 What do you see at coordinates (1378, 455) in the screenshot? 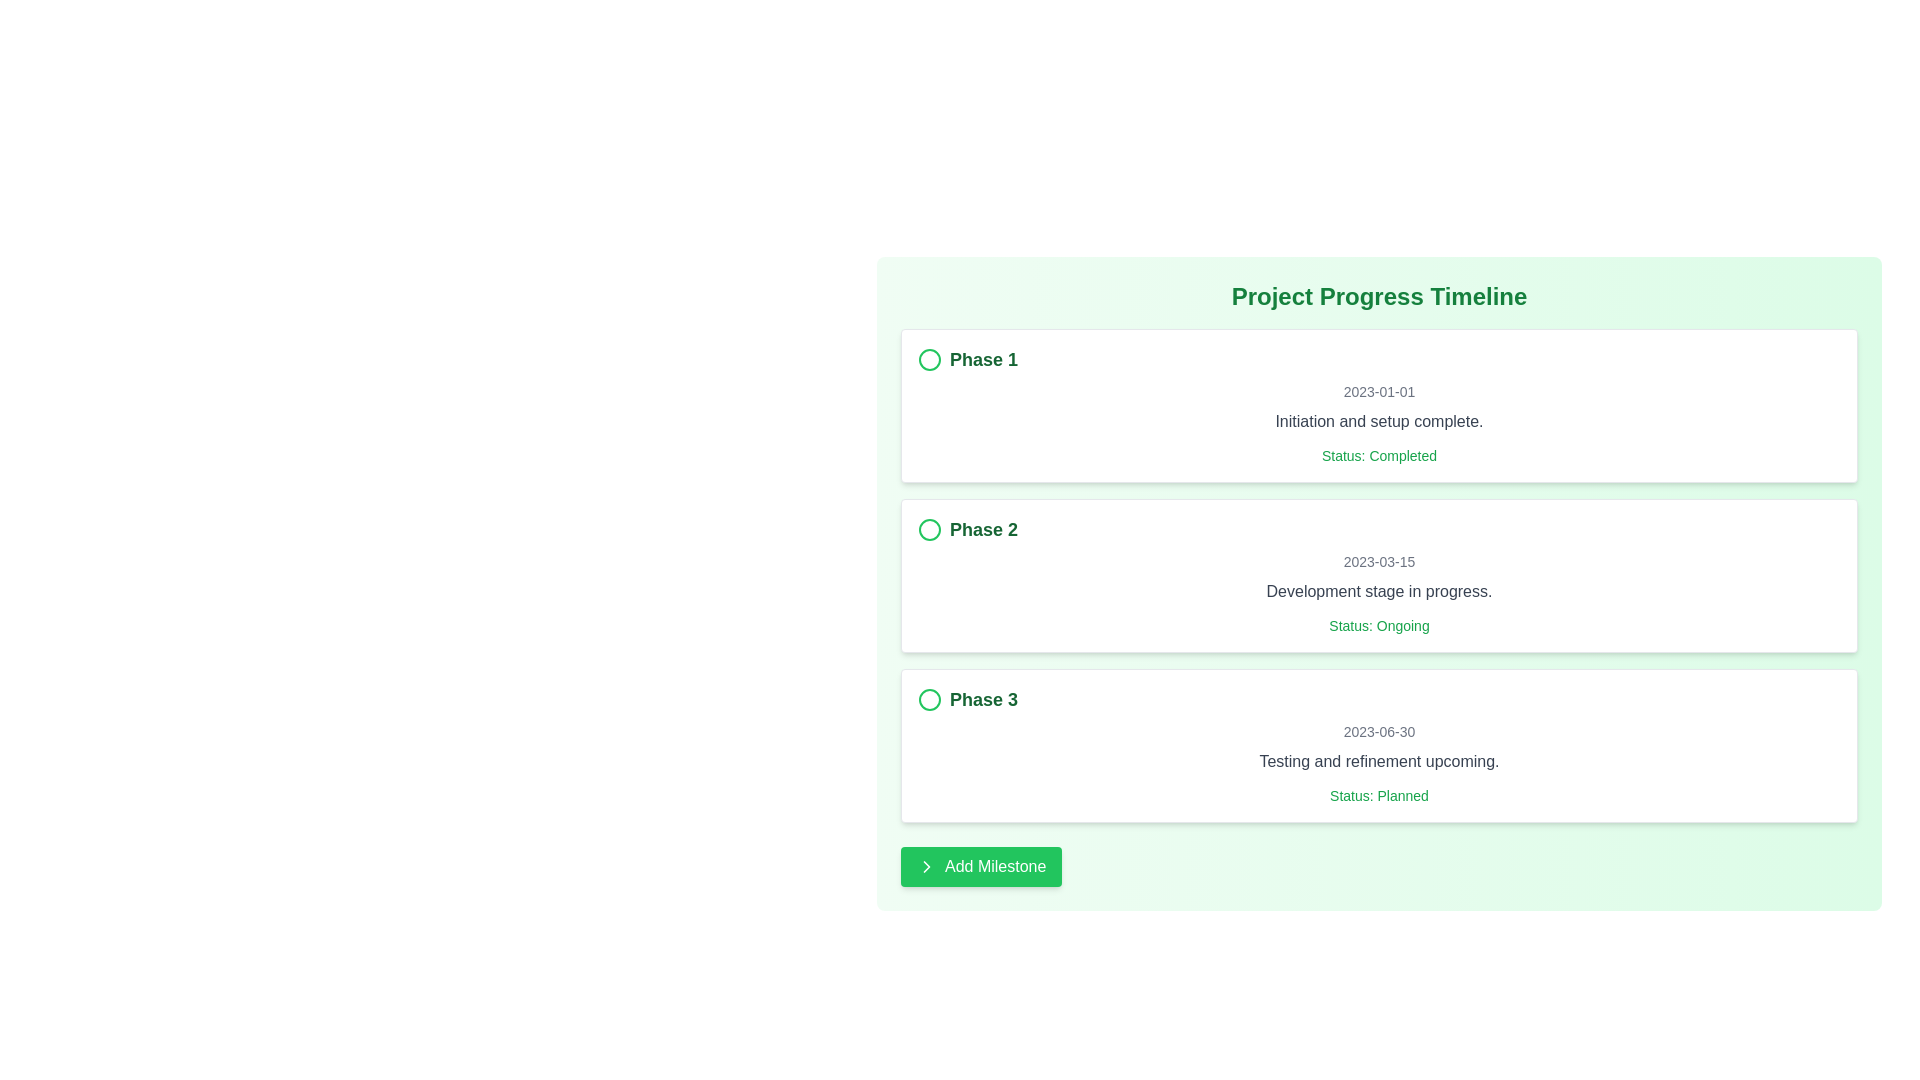
I see `the text label that displays 'Status: Completed' to possibly reveal more information` at bounding box center [1378, 455].